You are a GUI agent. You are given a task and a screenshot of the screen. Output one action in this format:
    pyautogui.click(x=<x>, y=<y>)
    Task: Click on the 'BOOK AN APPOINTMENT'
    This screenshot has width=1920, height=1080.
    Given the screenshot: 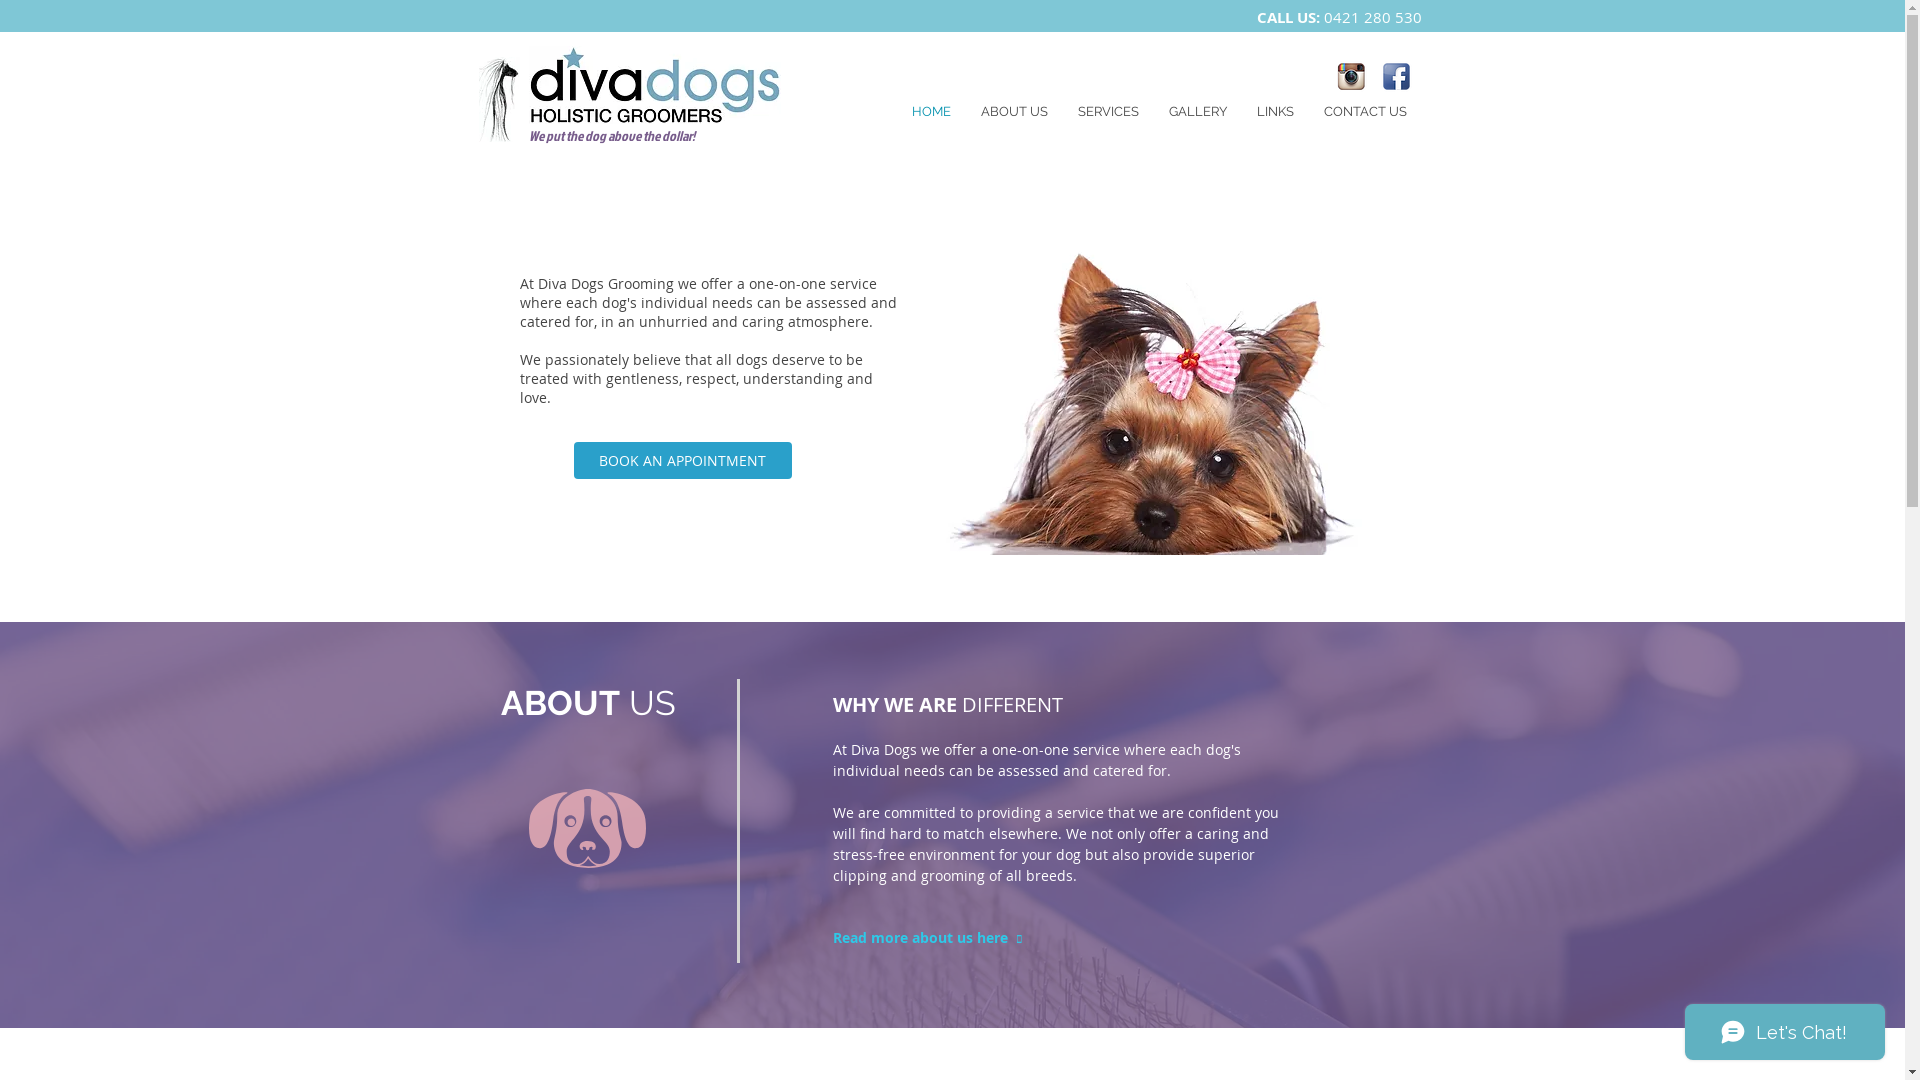 What is the action you would take?
    pyautogui.click(x=682, y=460)
    